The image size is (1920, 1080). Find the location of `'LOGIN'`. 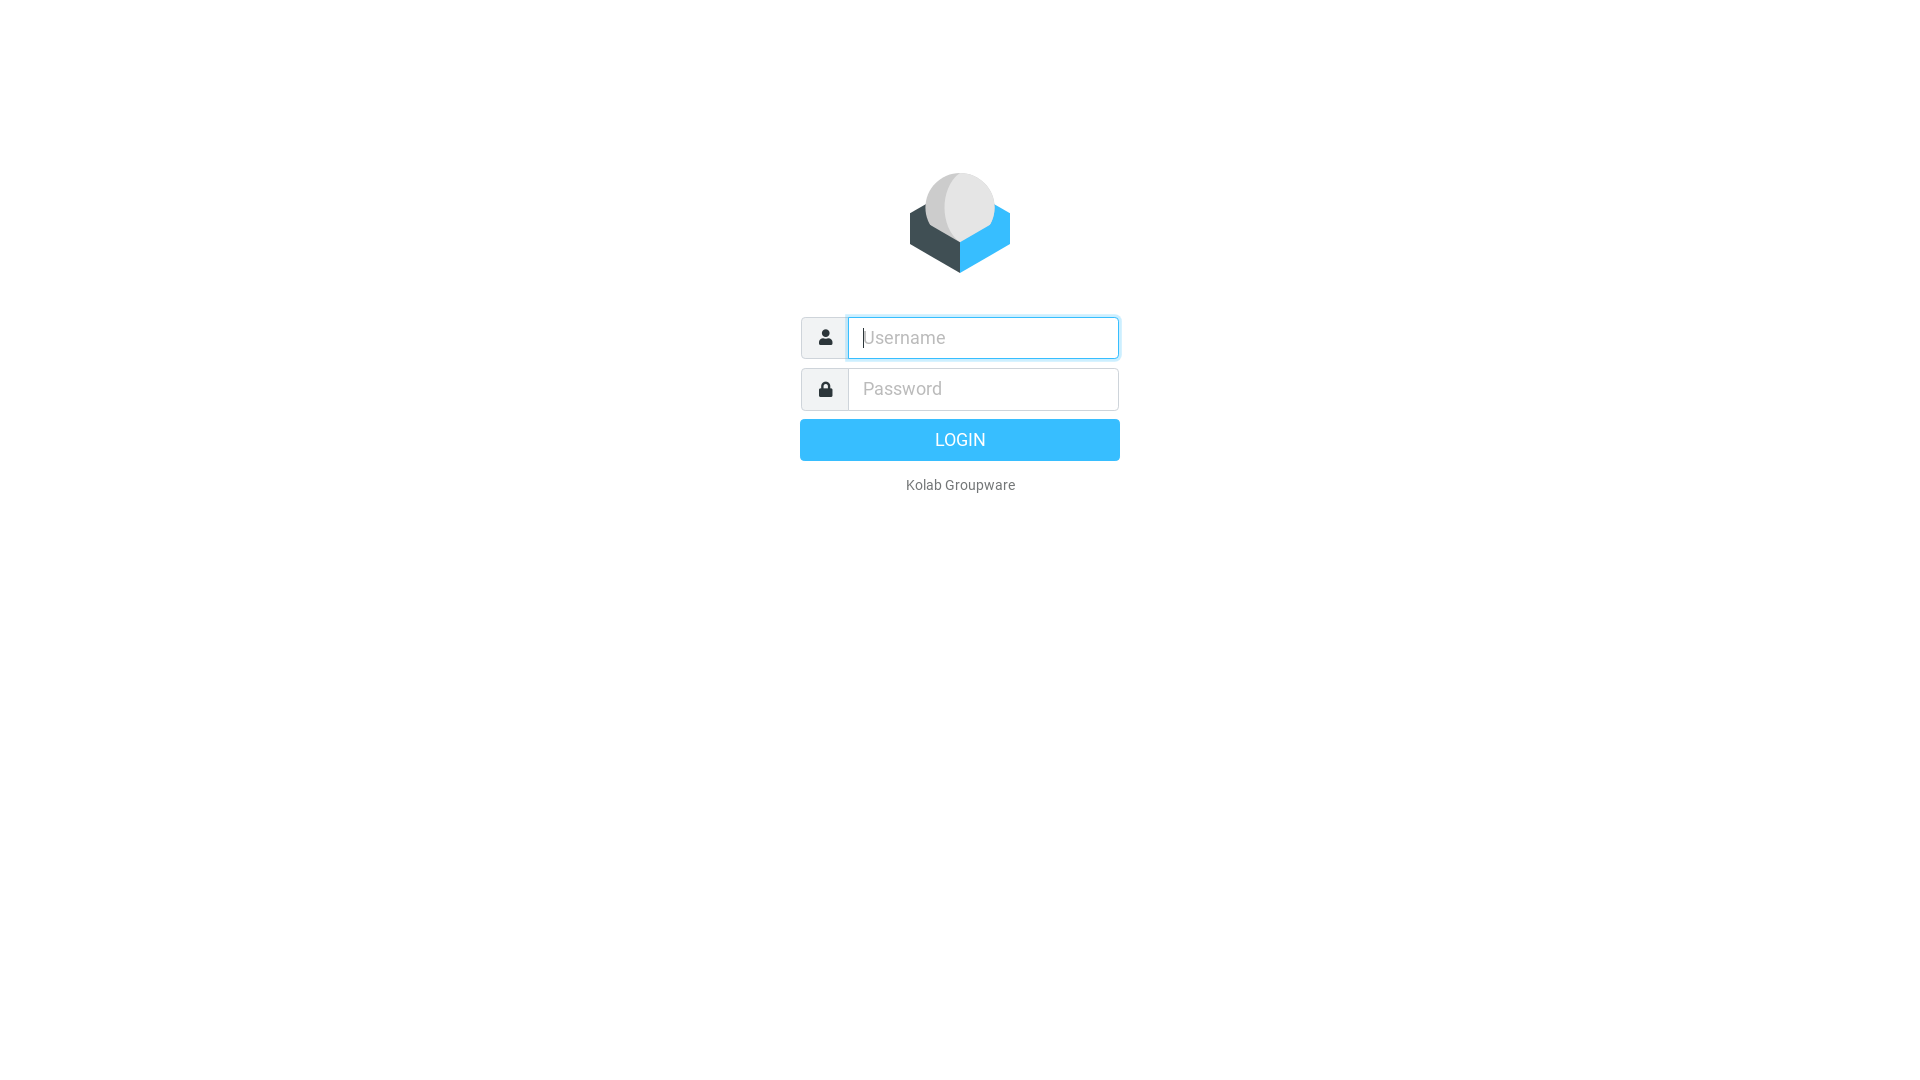

'LOGIN' is located at coordinates (960, 438).